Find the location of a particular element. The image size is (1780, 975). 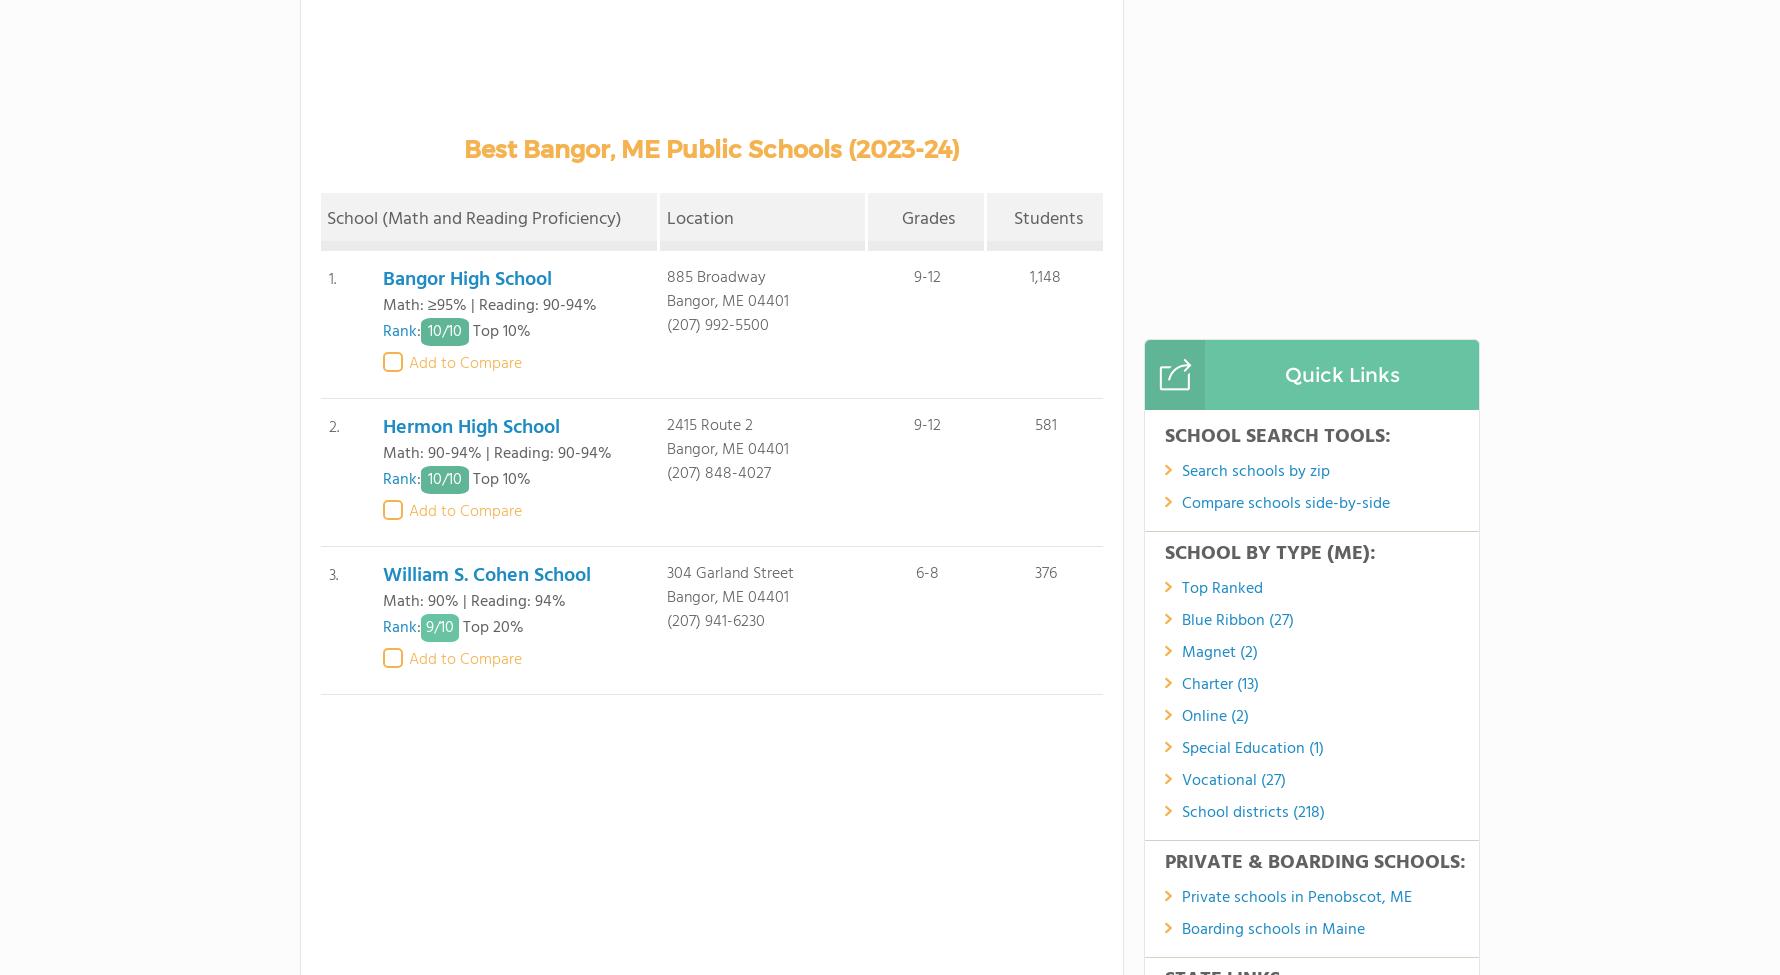

'Student Member Area' is located at coordinates (1102, 860).